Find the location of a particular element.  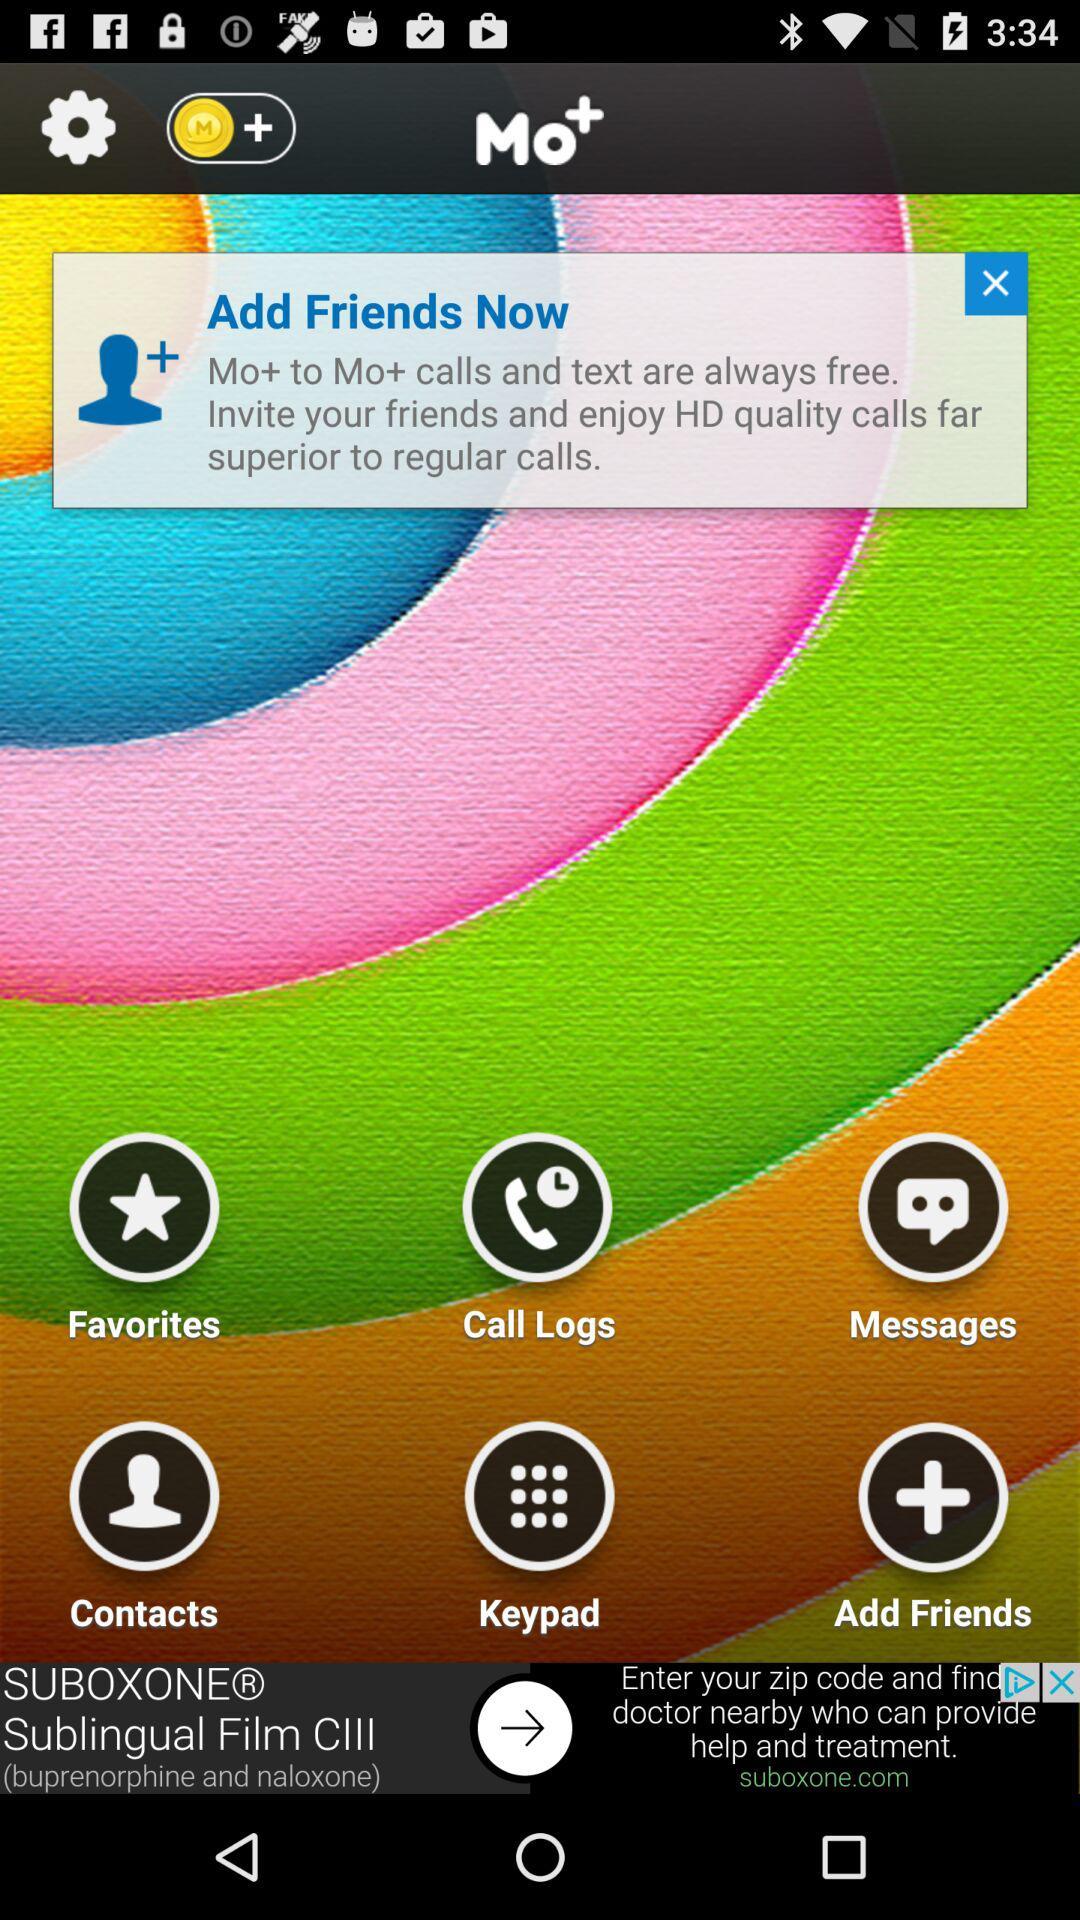

the add icon is located at coordinates (228, 136).